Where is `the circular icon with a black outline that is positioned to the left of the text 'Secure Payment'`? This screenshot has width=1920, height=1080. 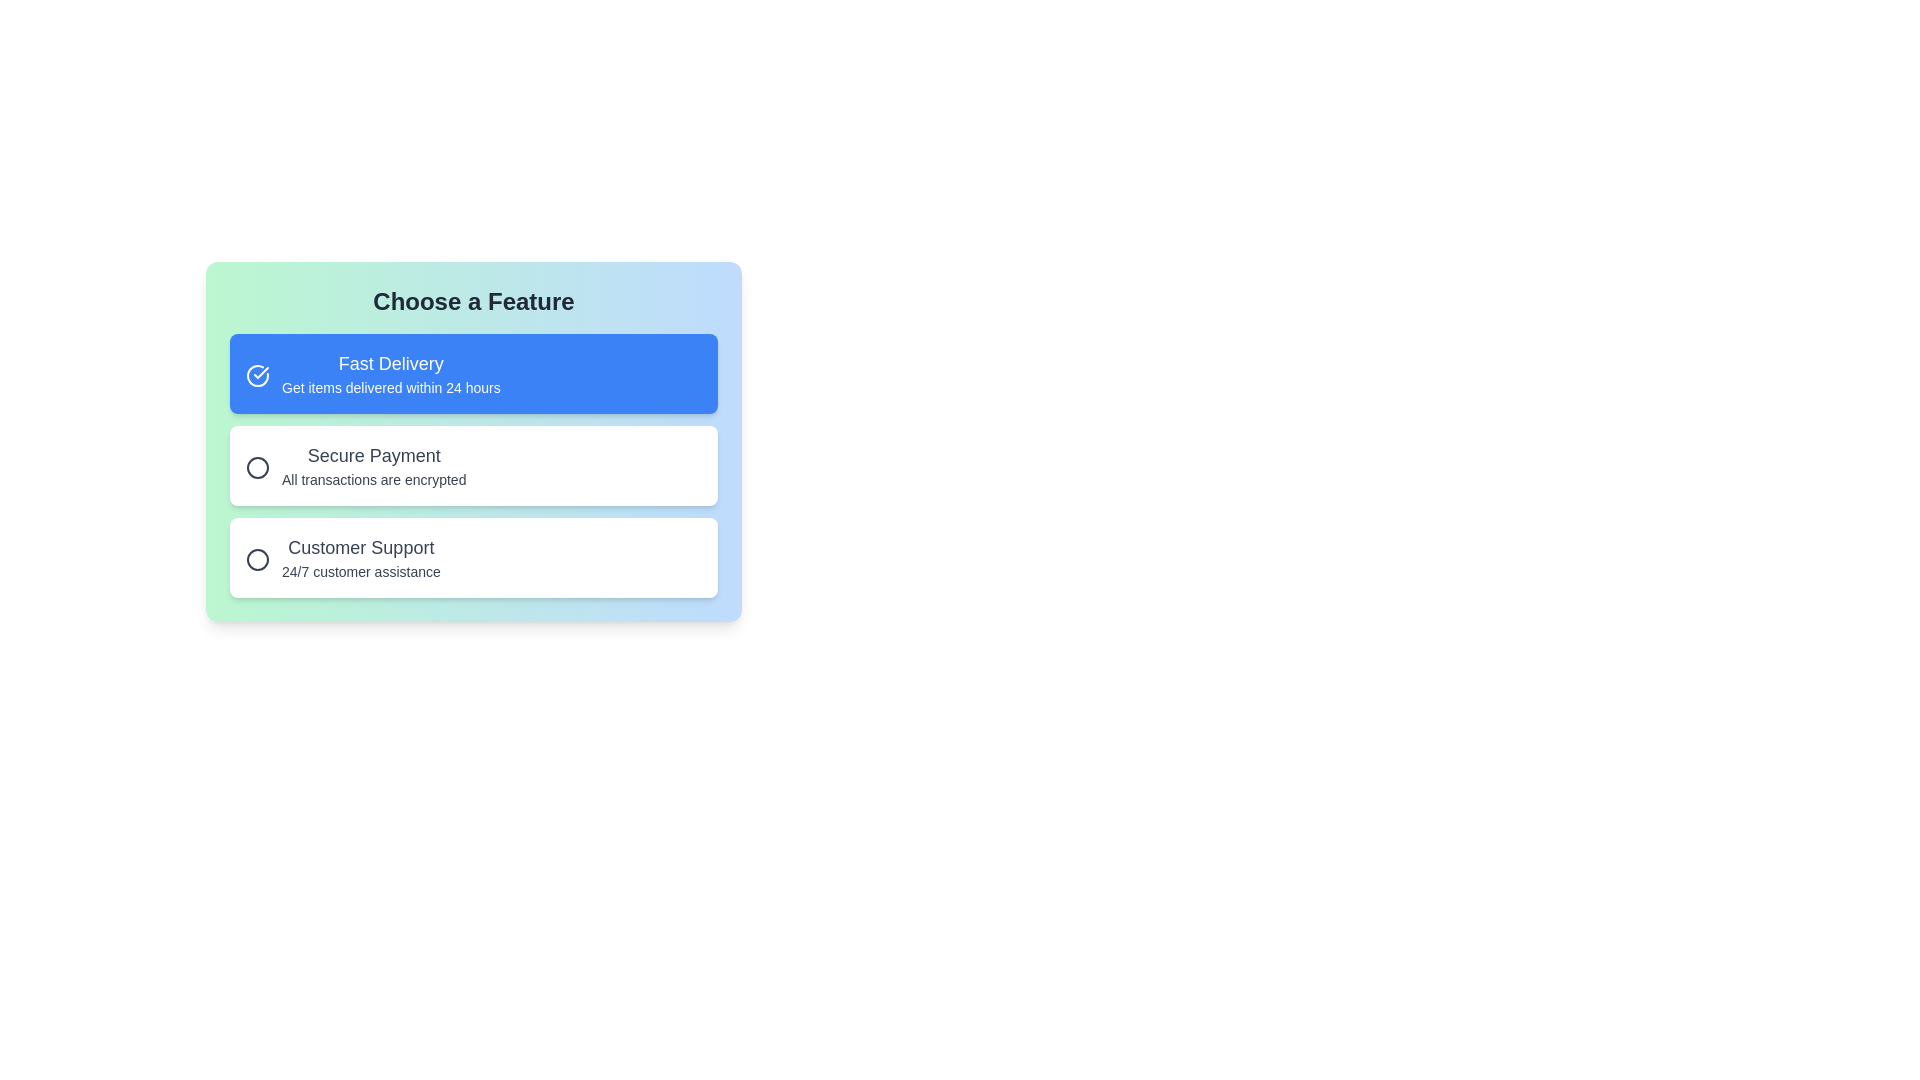 the circular icon with a black outline that is positioned to the left of the text 'Secure Payment' is located at coordinates (254, 466).